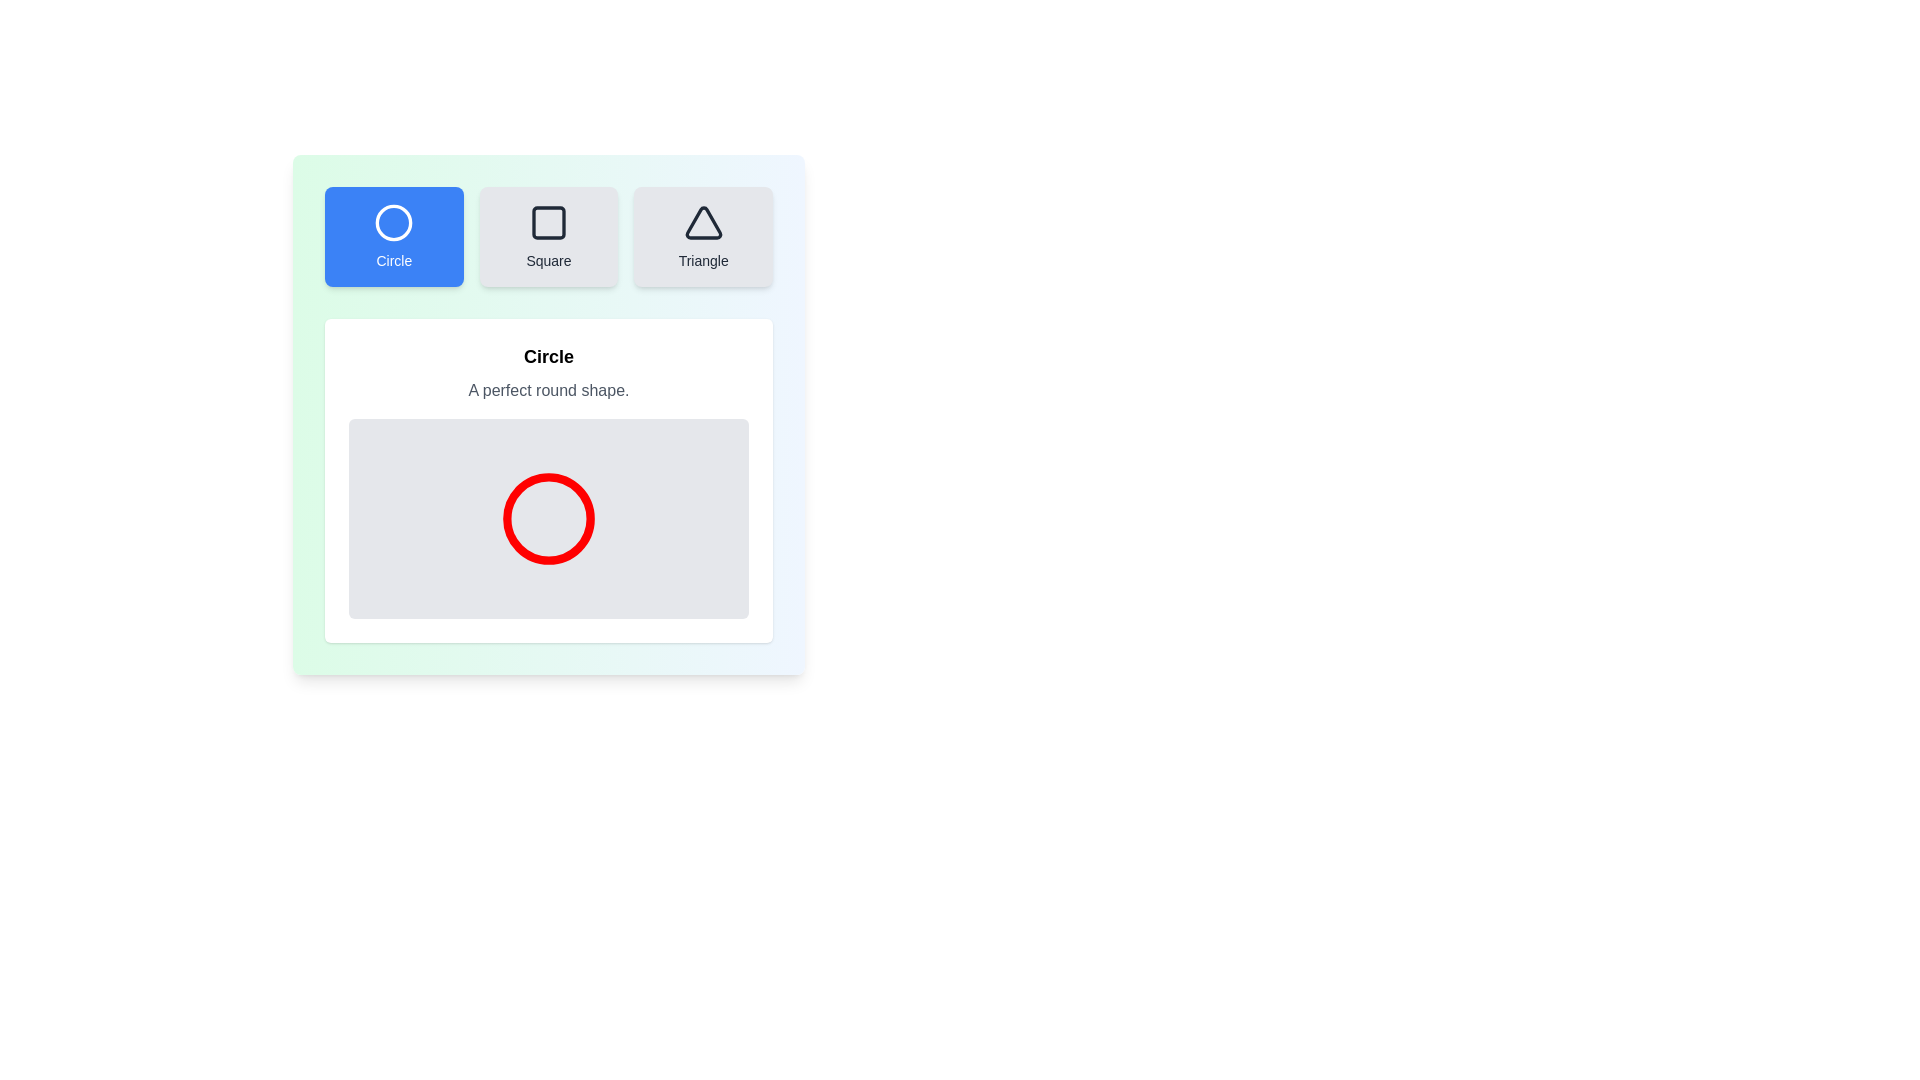 The image size is (1920, 1080). Describe the element at coordinates (393, 235) in the screenshot. I see `the button corresponding to the shape Circle` at that location.